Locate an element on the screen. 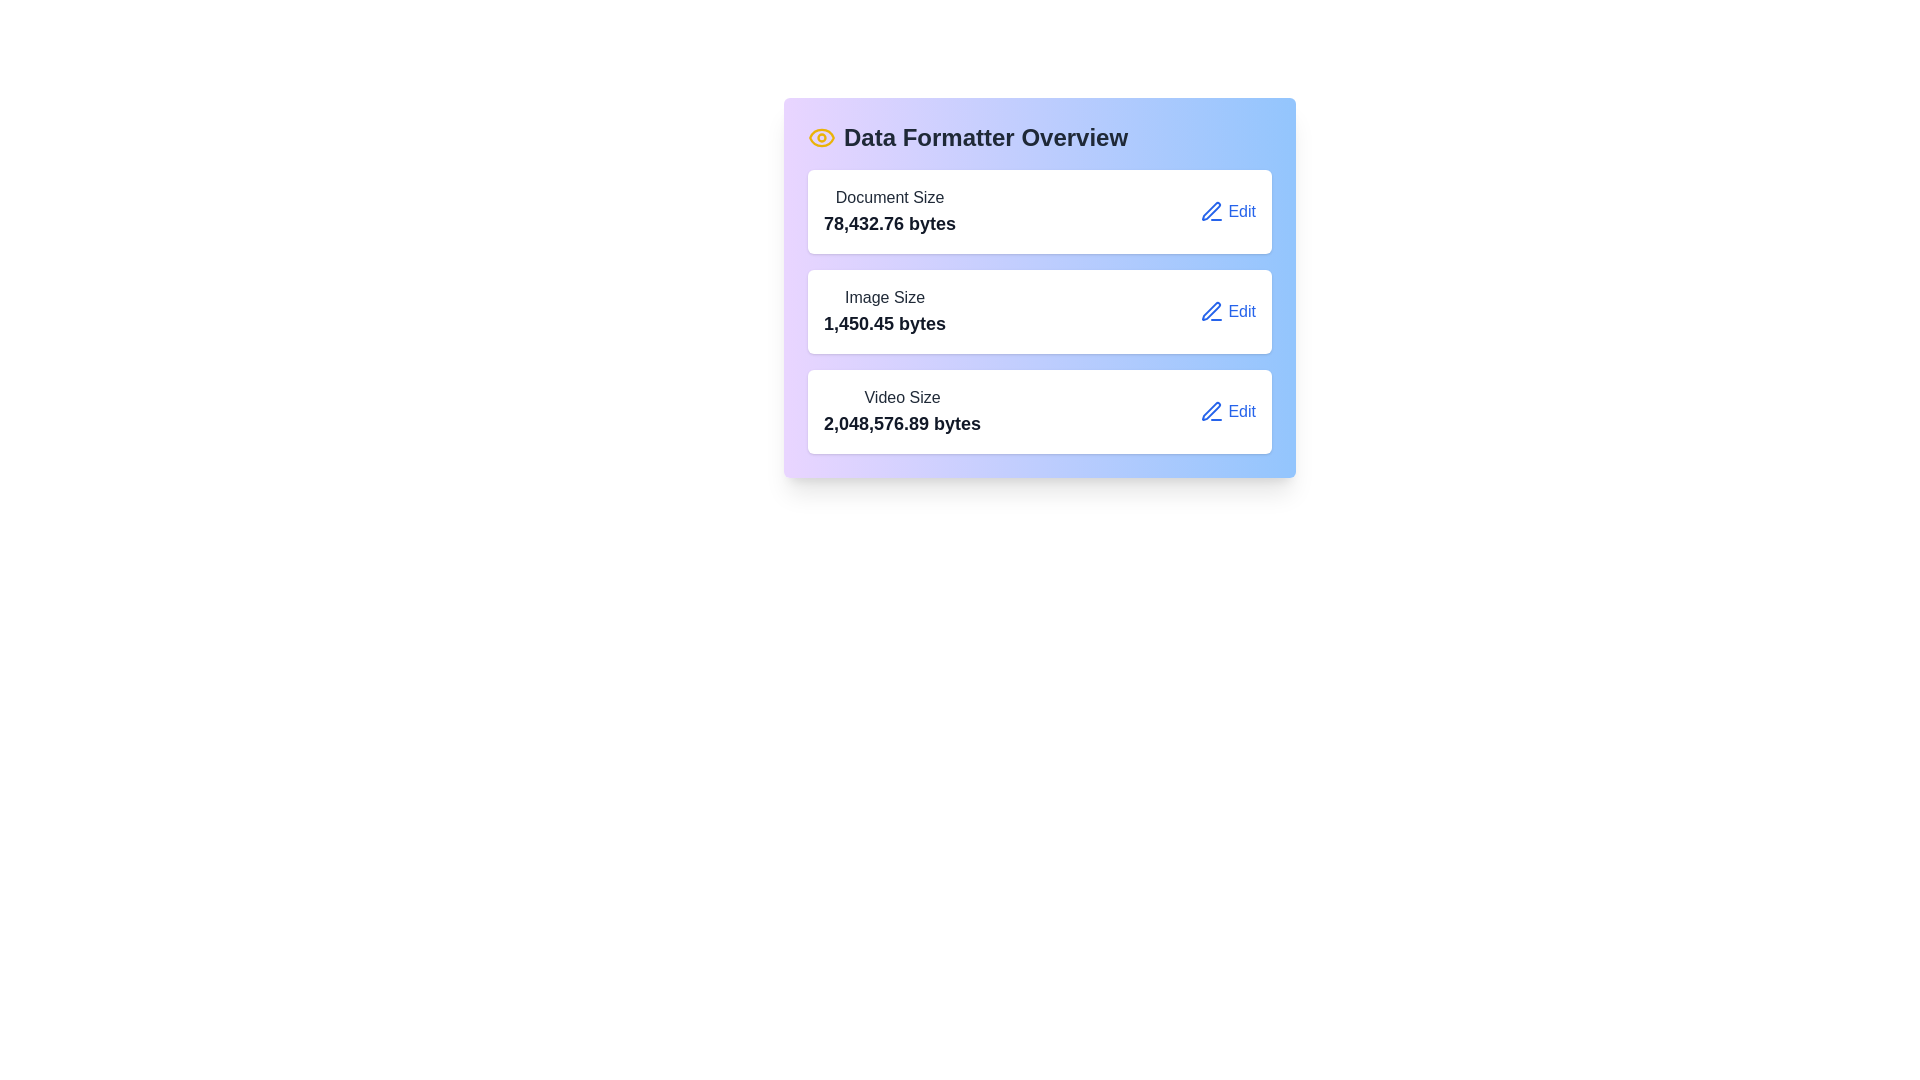 Image resolution: width=1920 pixels, height=1080 pixels. the 'Document Size' text label, which is positioned above the value '78,432.76 bytes' in the 'Data Formatter Overview' section is located at coordinates (889, 197).